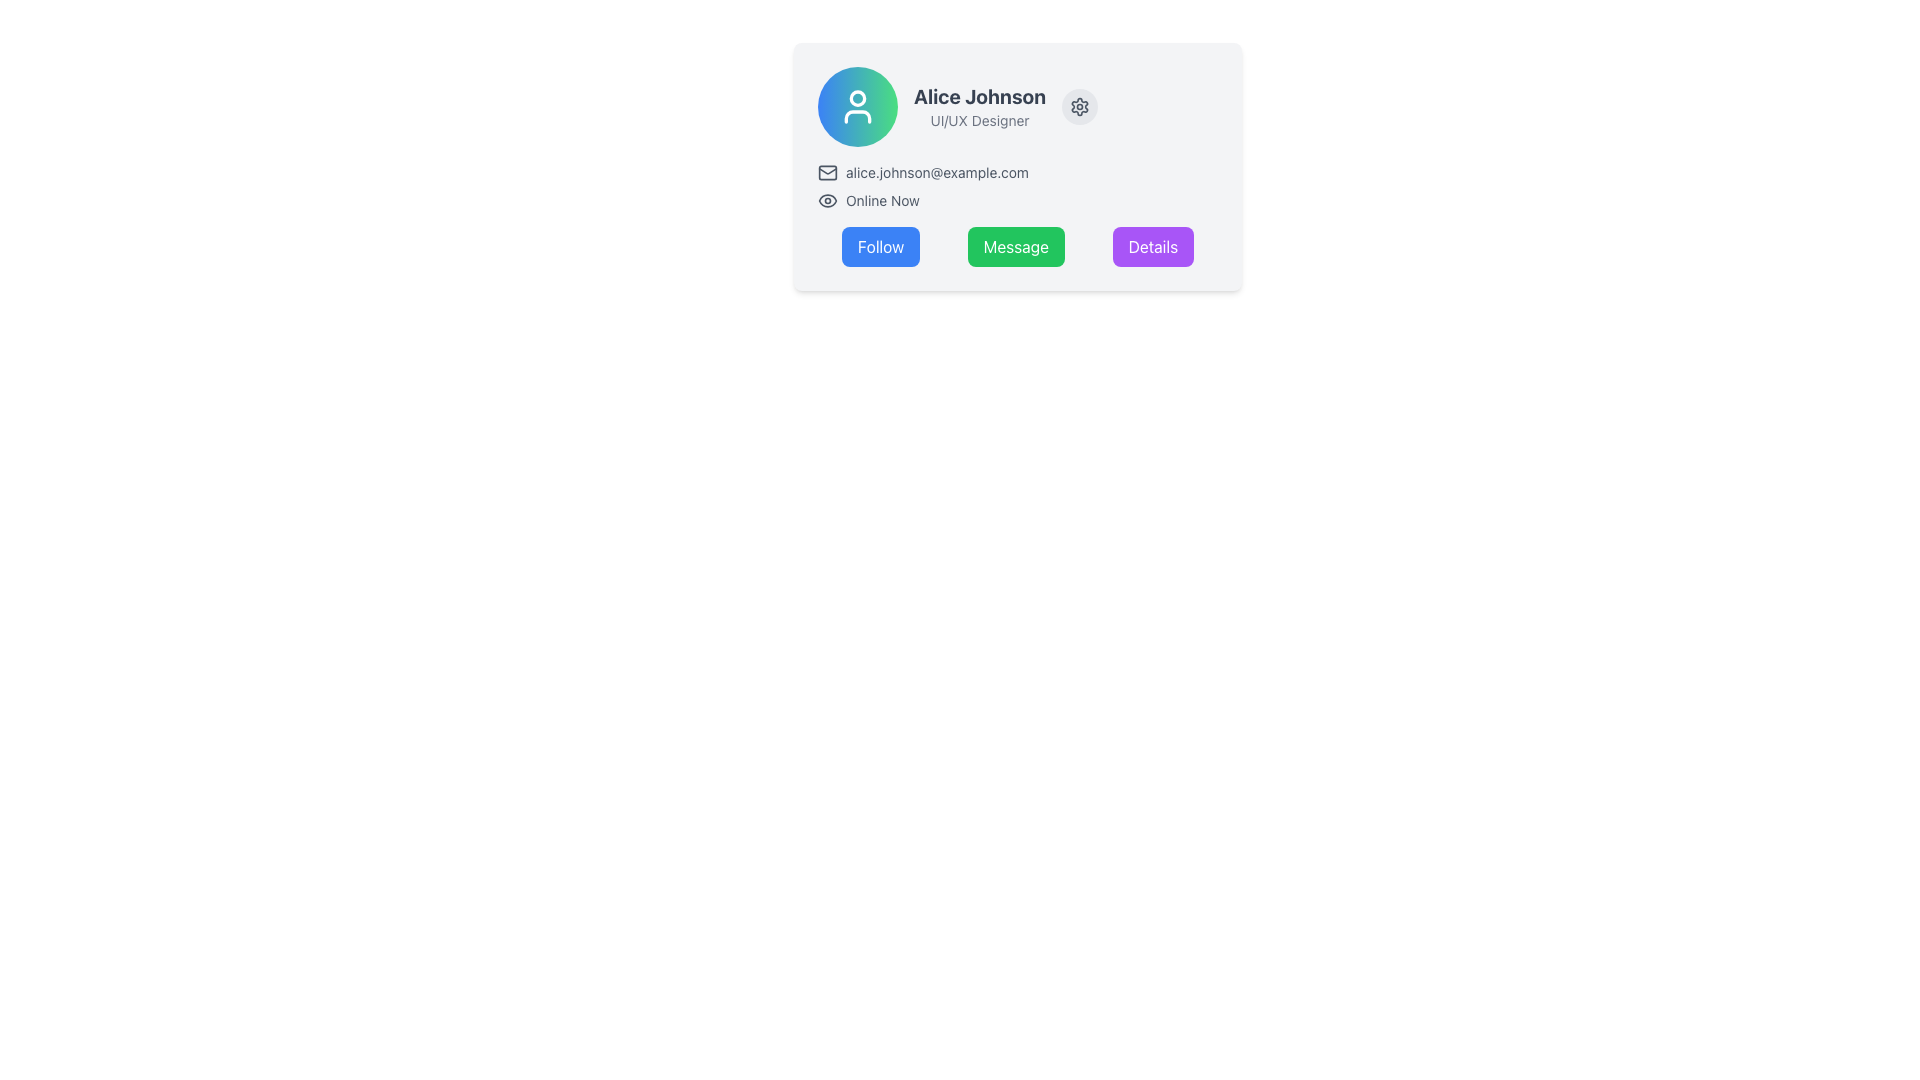  I want to click on the 'Online Now' text label, which is styled in a small gray font and positioned to the right of an eye icon, so click(881, 200).